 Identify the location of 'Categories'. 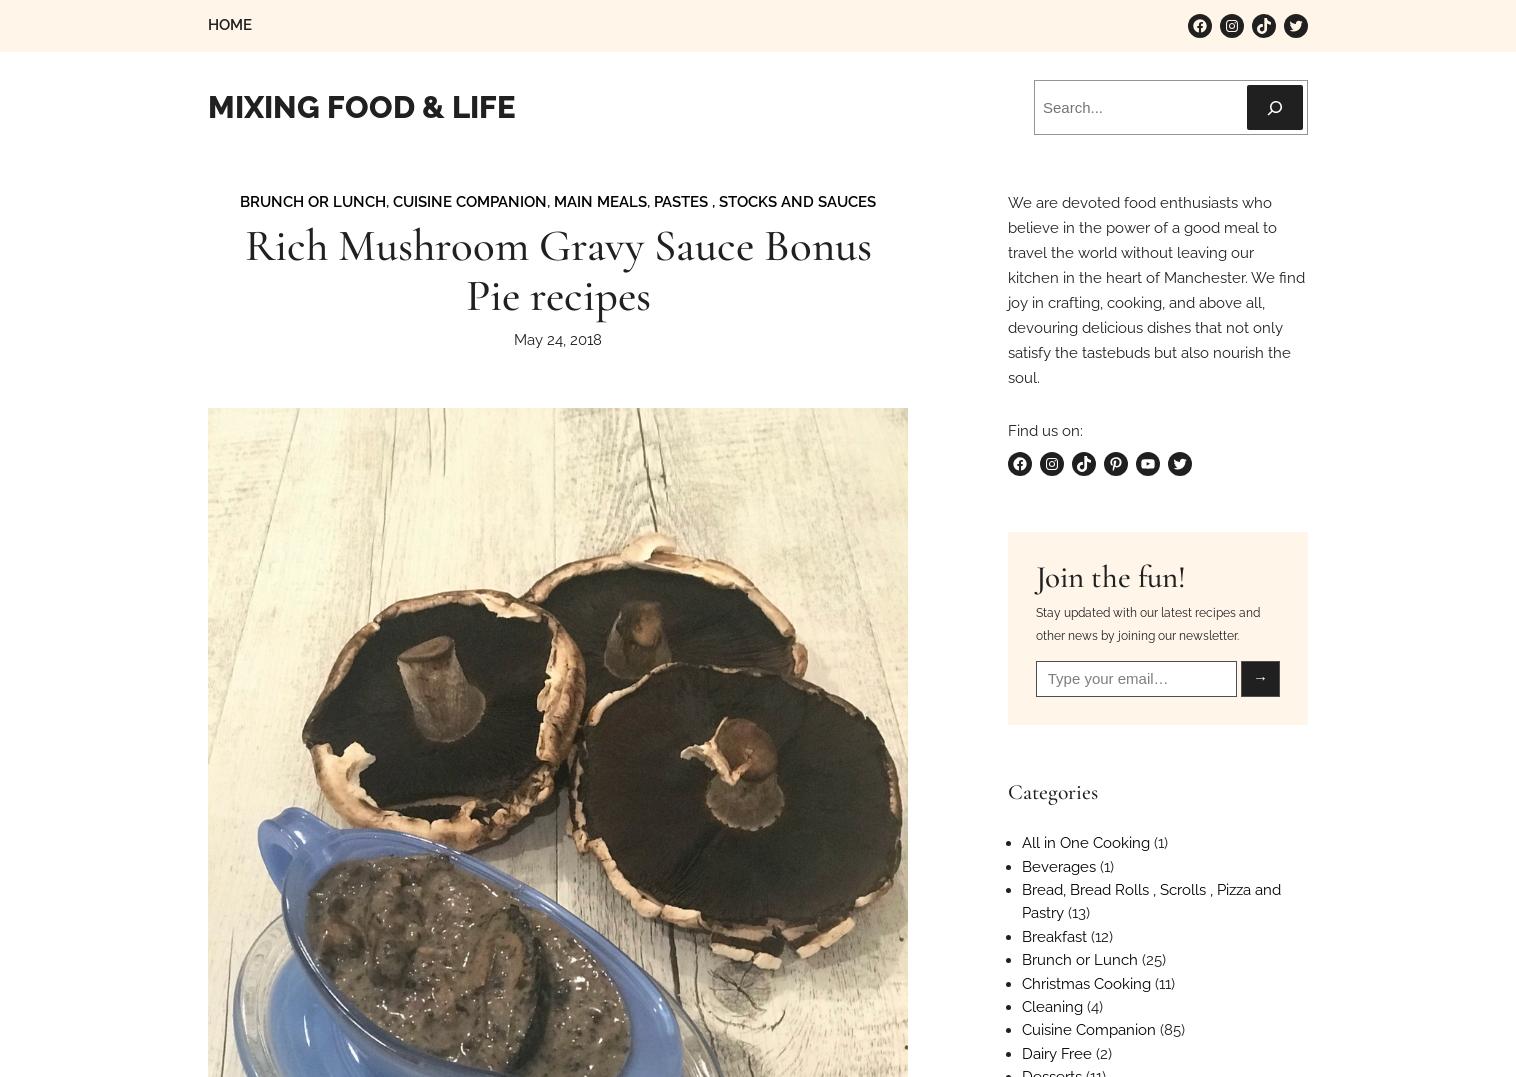
(1006, 790).